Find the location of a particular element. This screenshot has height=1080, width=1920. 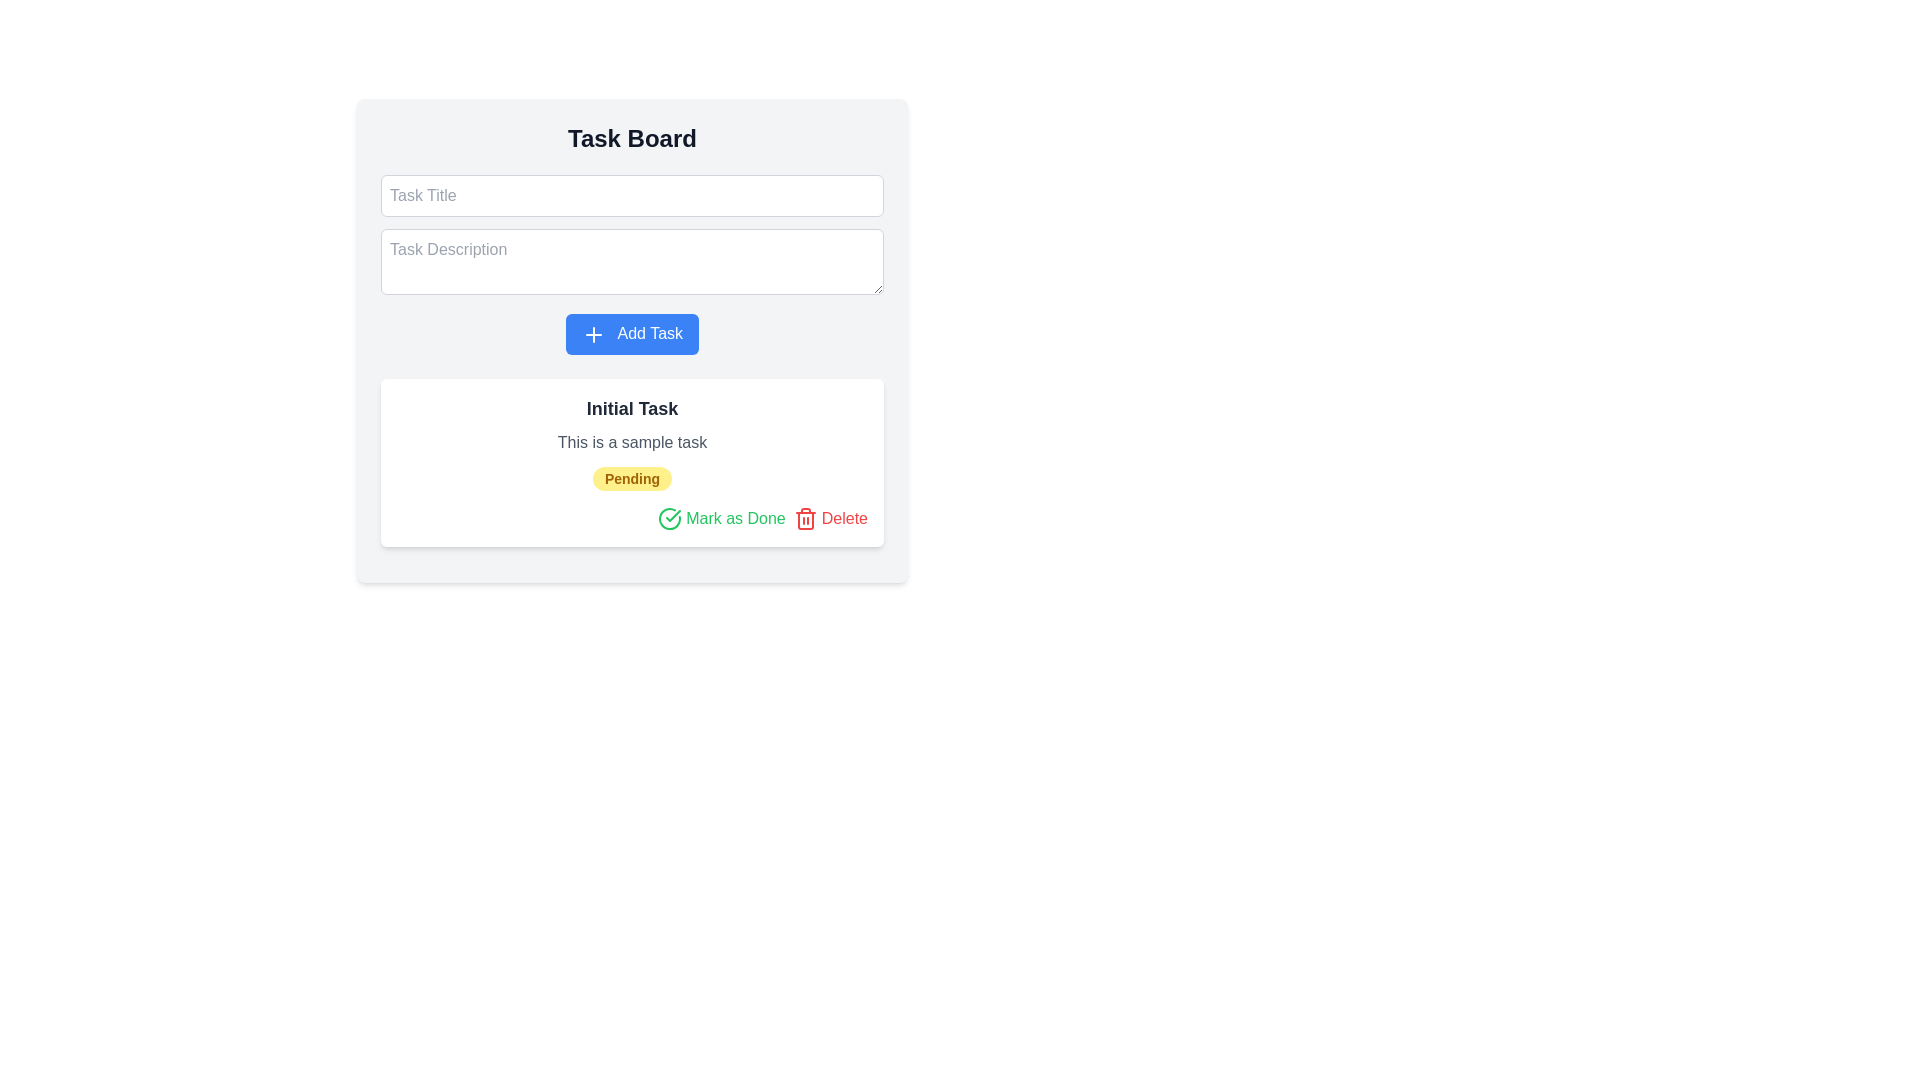

the button with an icon and label in the 'Initial Task' section is located at coordinates (720, 517).